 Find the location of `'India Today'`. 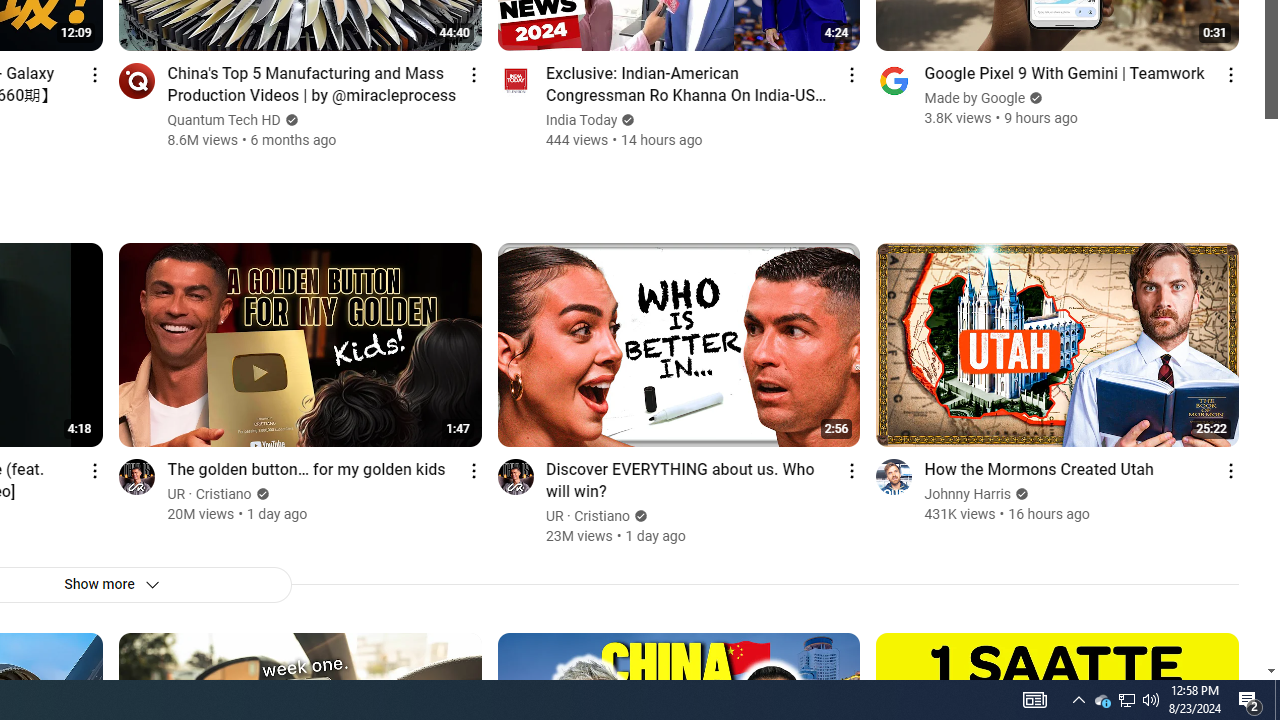

'India Today' is located at coordinates (581, 120).